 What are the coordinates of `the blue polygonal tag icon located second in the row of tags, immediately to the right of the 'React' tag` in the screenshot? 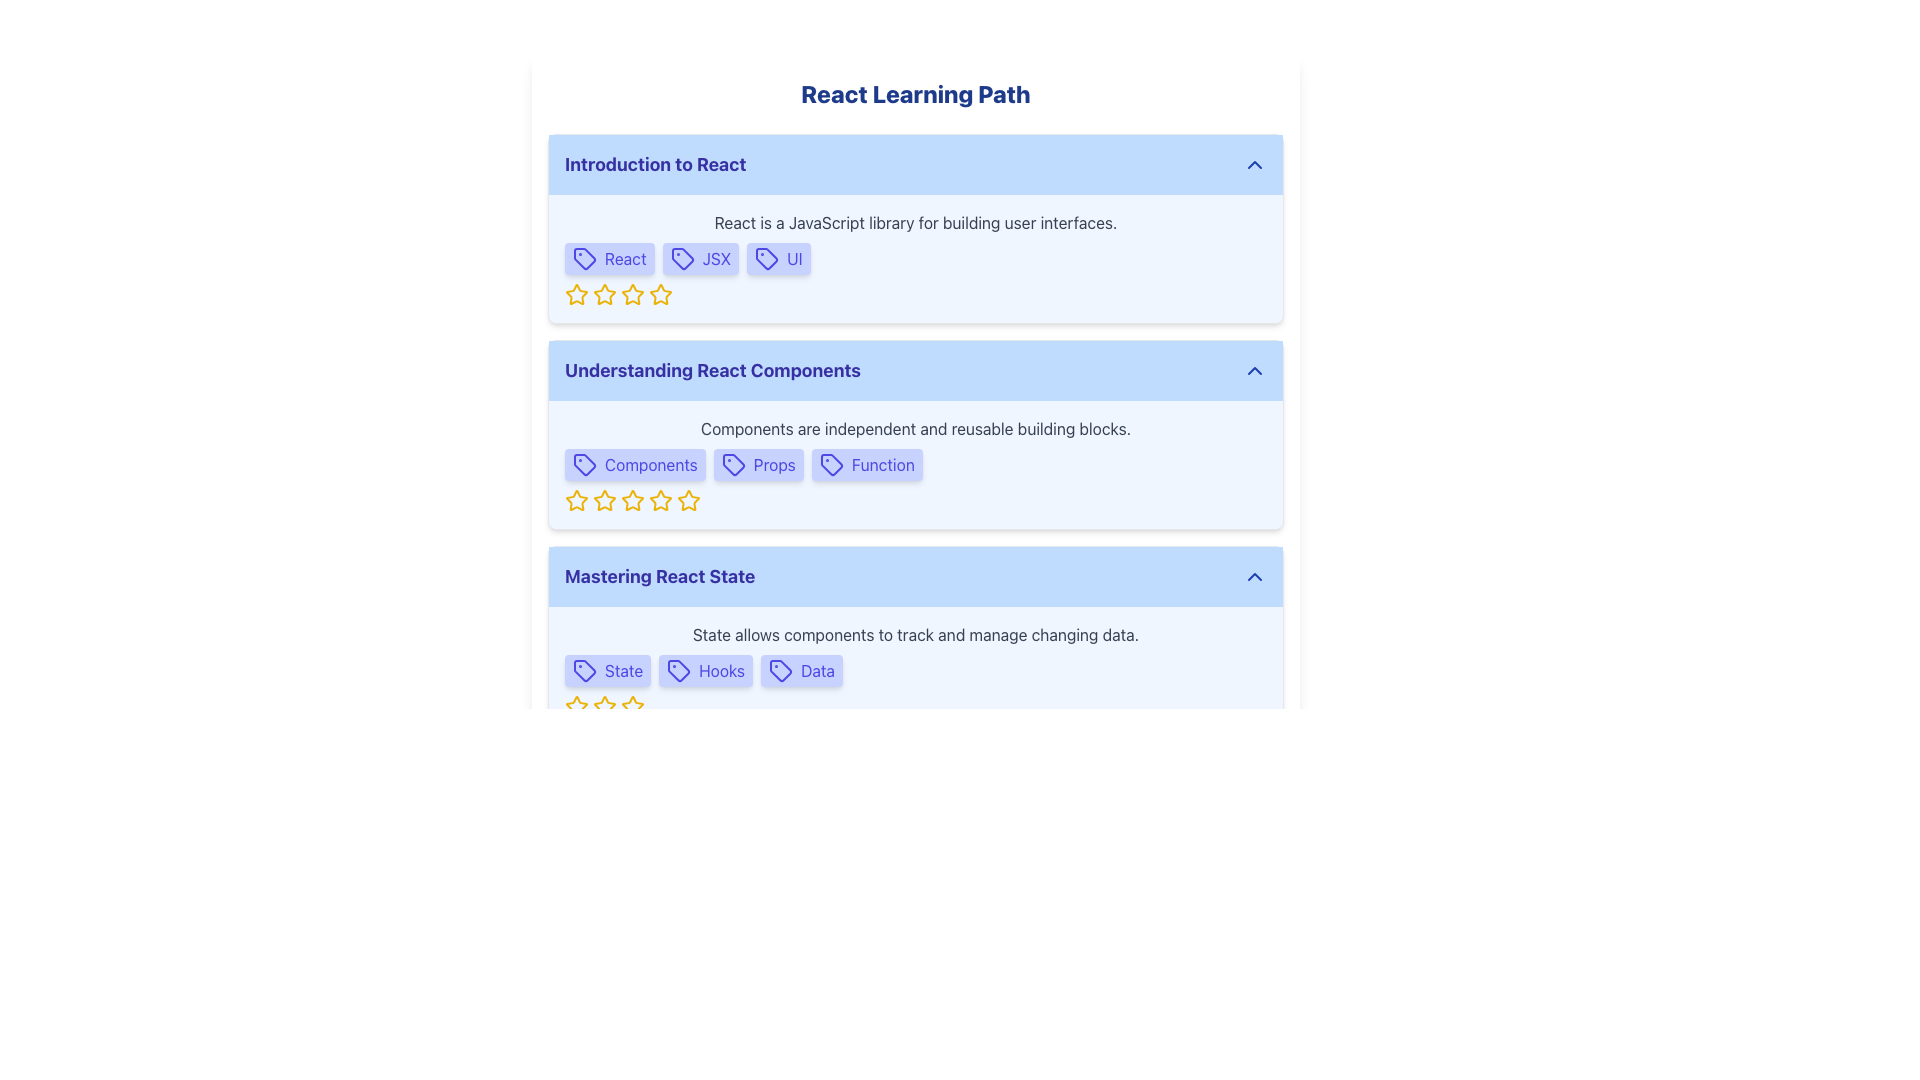 It's located at (682, 257).